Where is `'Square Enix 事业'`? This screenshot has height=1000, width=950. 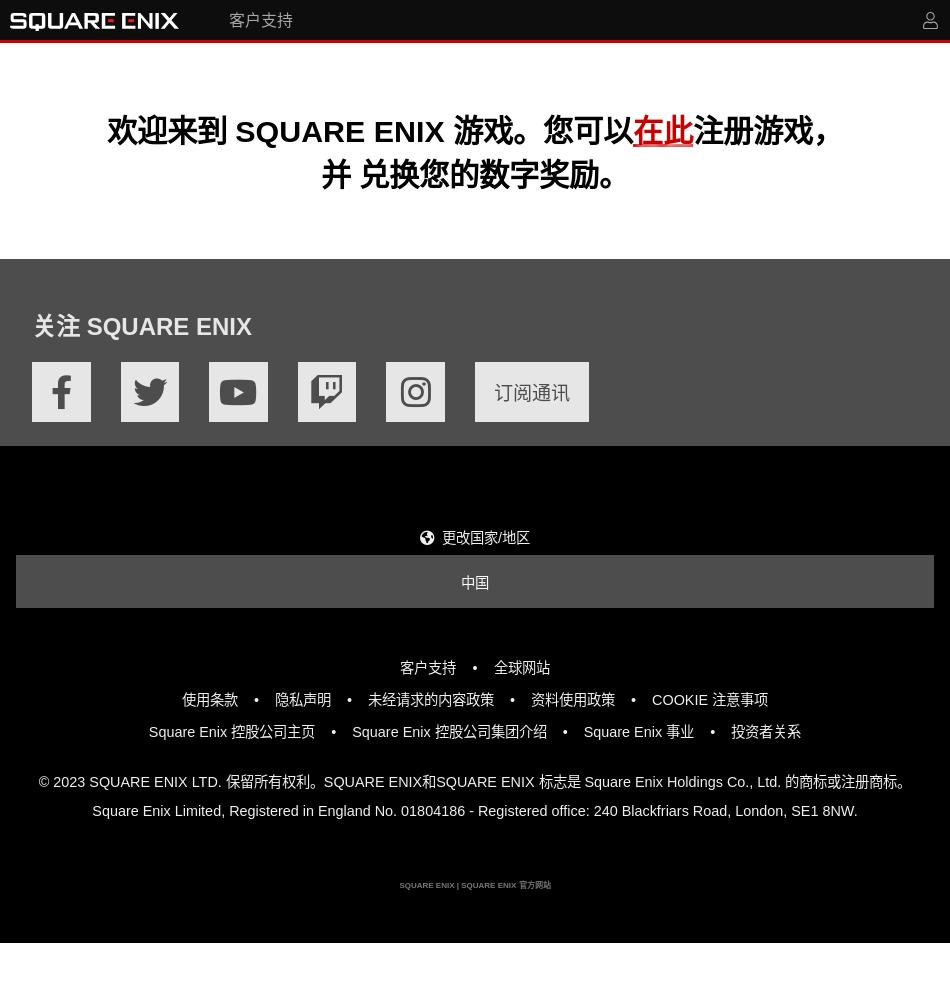 'Square Enix 事业' is located at coordinates (638, 731).